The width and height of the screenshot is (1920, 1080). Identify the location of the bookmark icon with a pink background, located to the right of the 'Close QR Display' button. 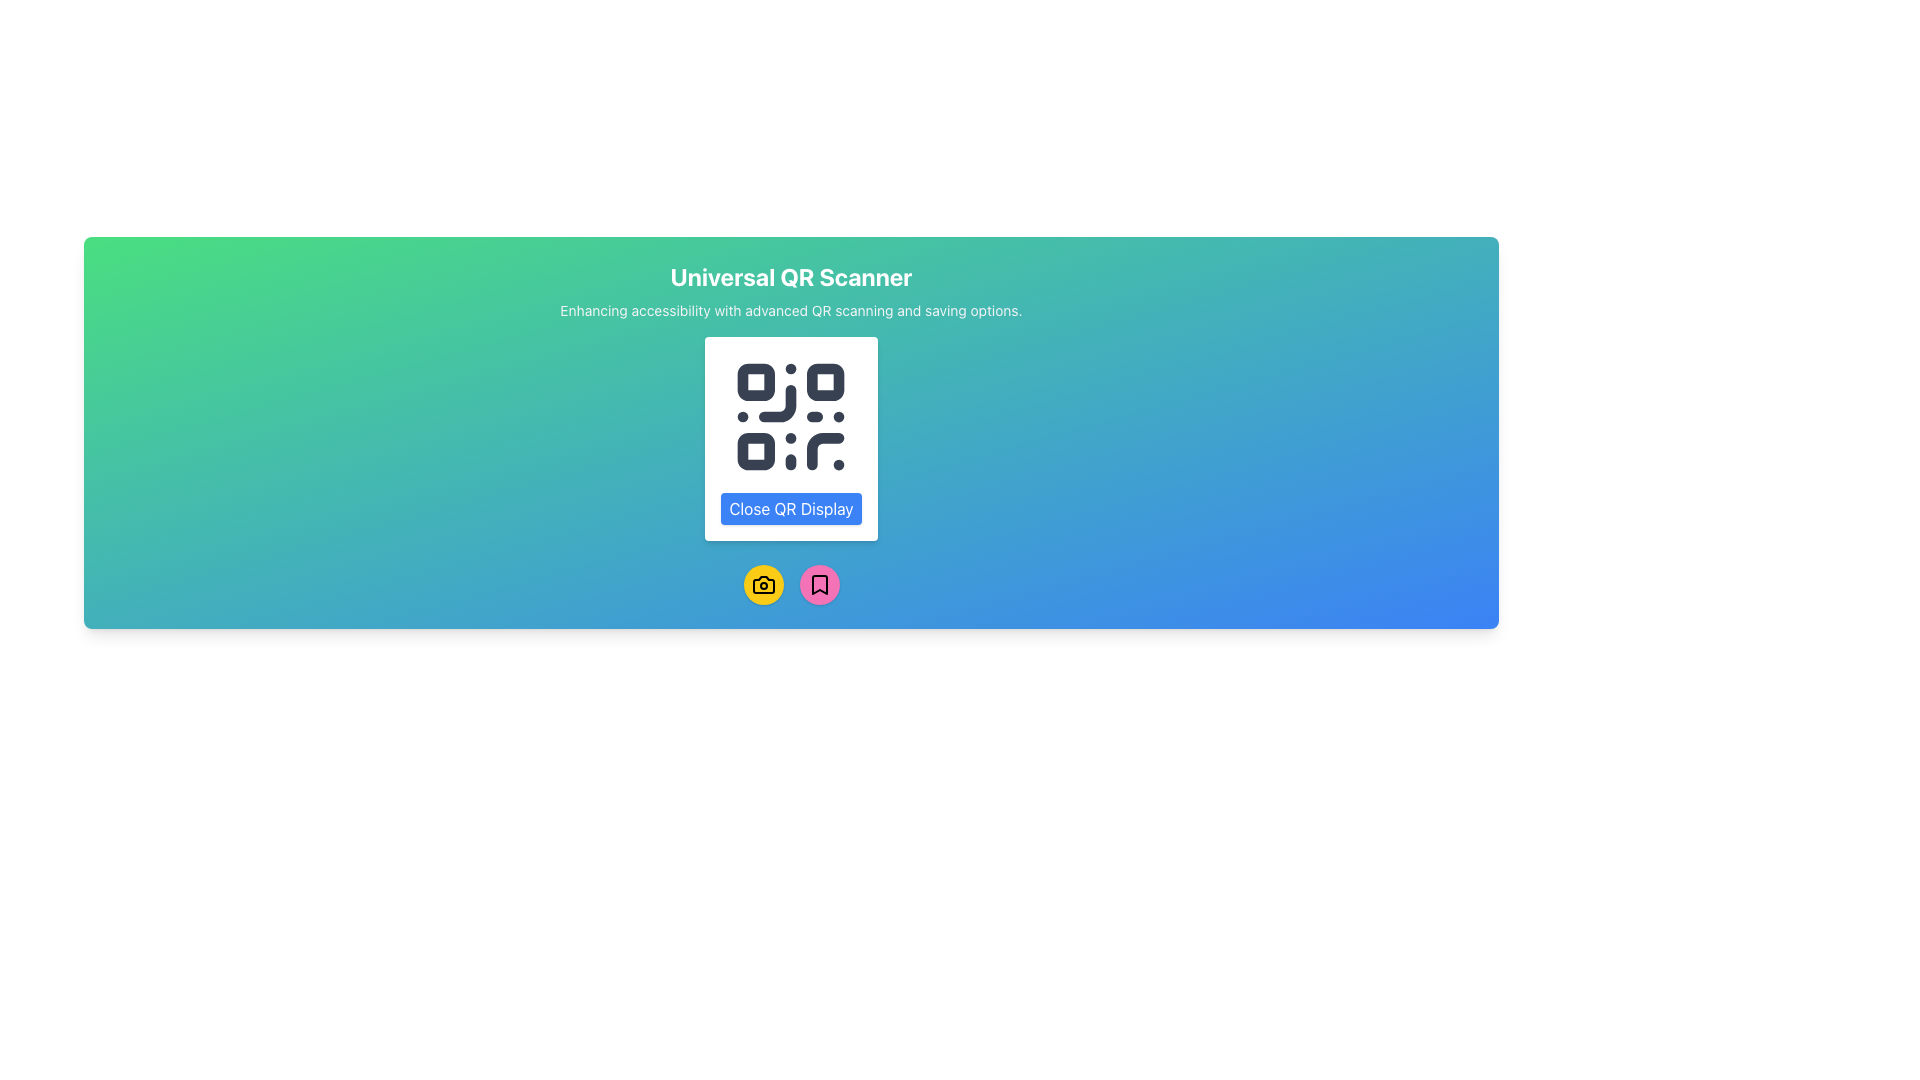
(819, 585).